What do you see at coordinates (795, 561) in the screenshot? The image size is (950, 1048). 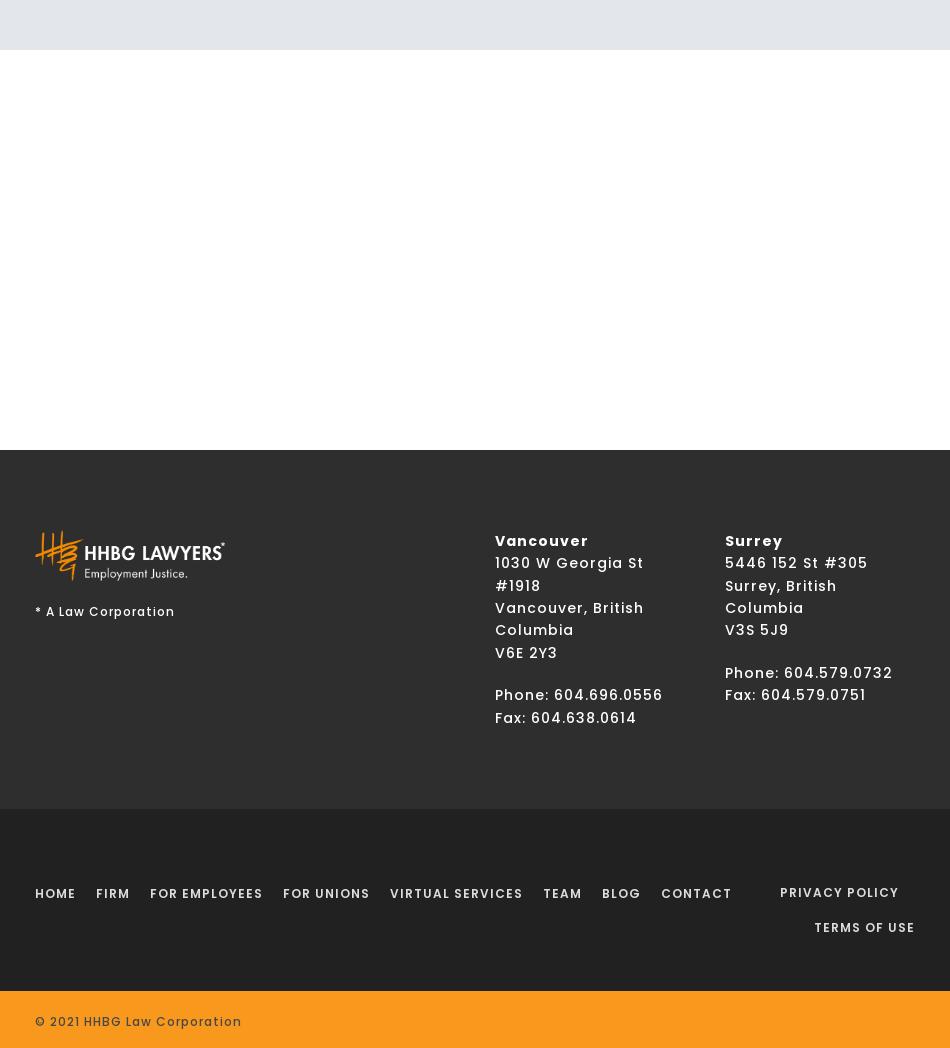 I see `'5446 152 St #305'` at bounding box center [795, 561].